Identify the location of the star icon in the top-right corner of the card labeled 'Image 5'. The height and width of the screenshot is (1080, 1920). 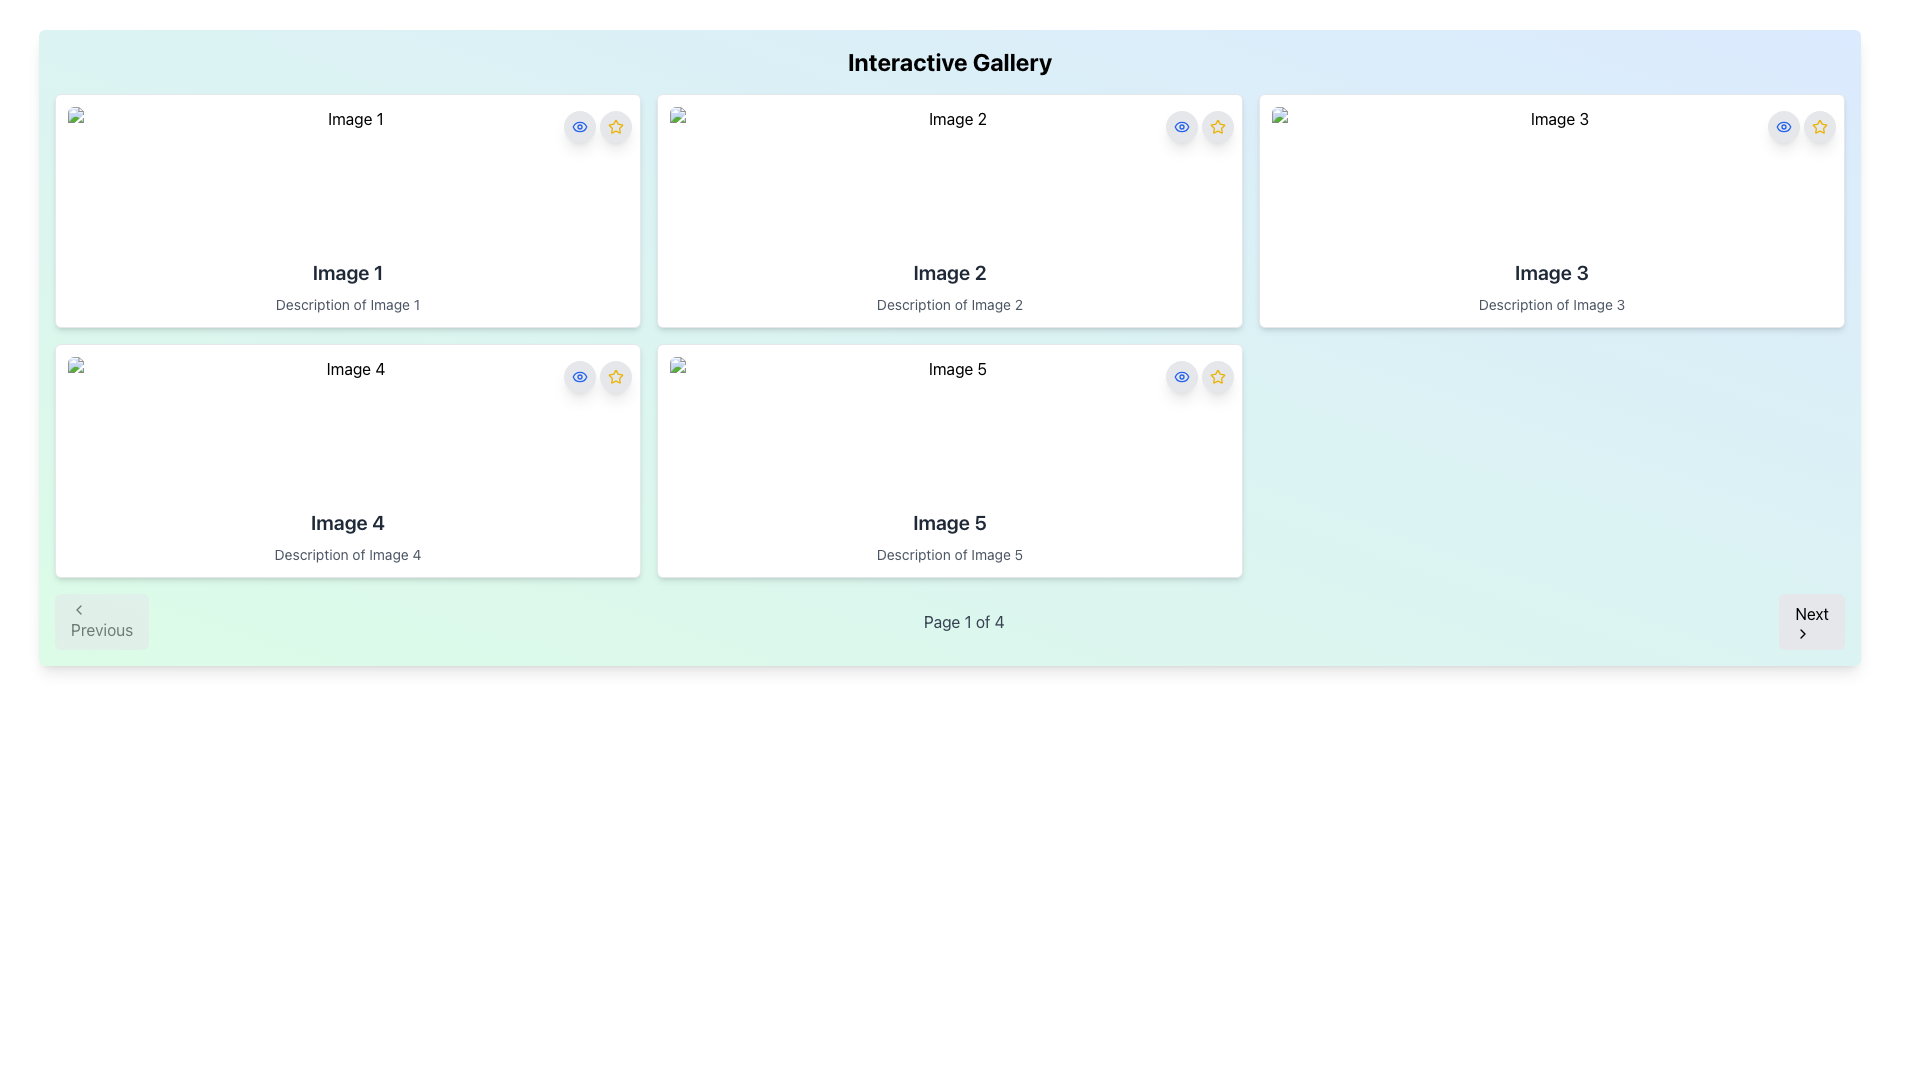
(1217, 377).